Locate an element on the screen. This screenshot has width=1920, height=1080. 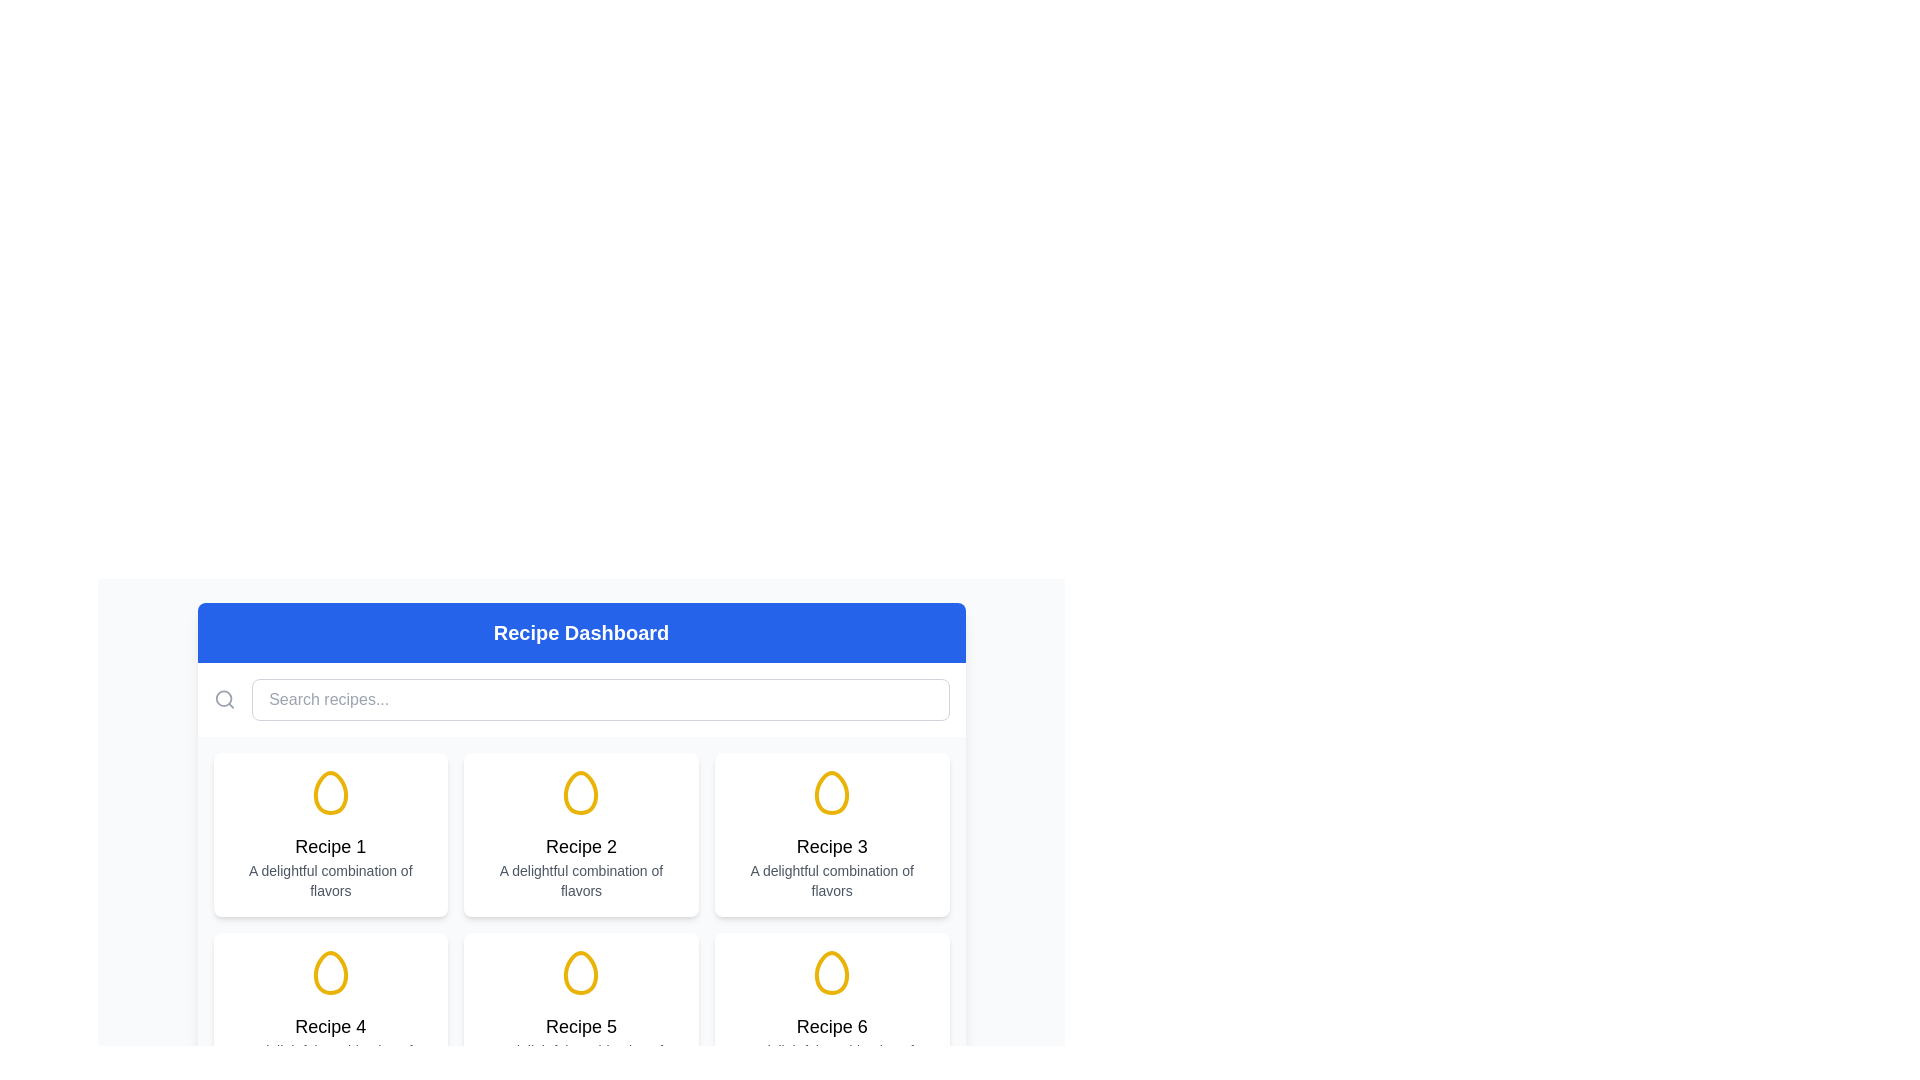
text content of the main title label located in the bottom-right corner of the recipe card, positioned above the subtitle 'A delightful combination of flavors' and below an egg-shaped icon is located at coordinates (832, 1026).